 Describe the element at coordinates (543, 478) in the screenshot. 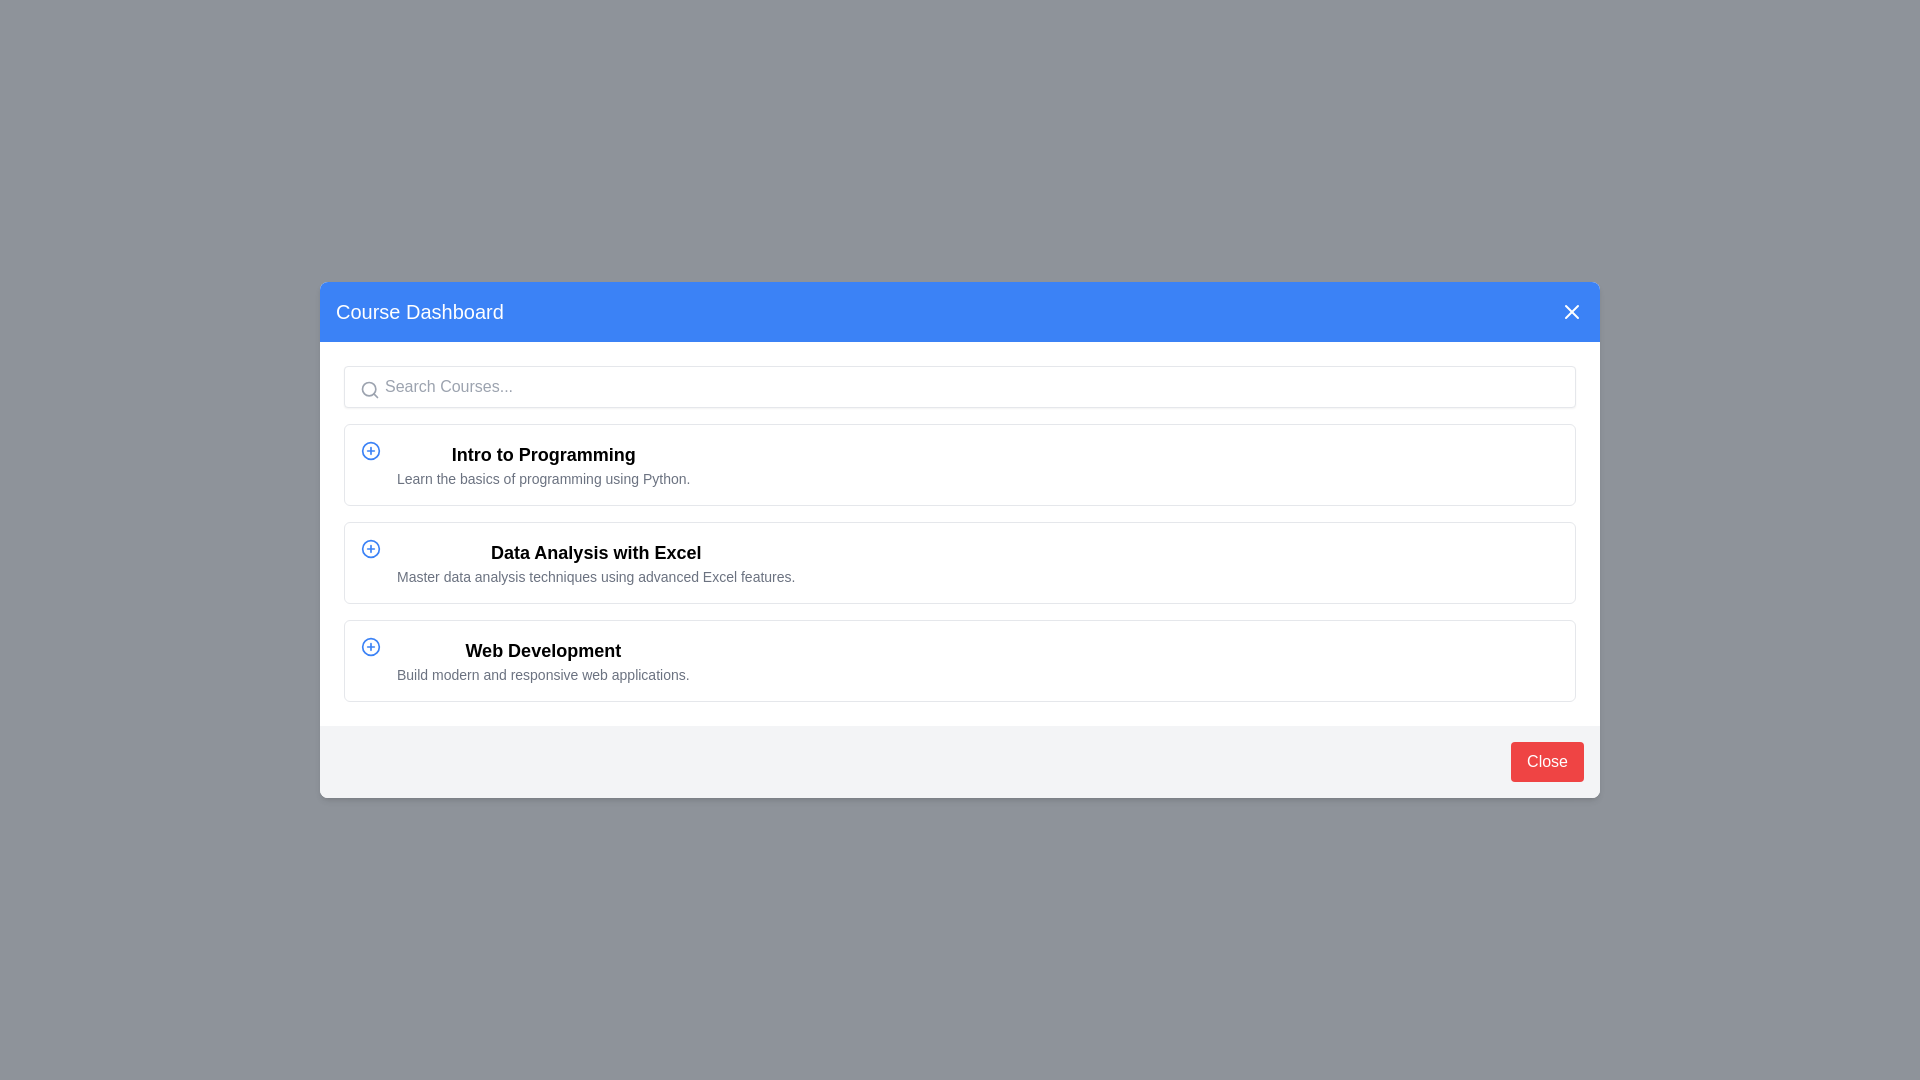

I see `the subtitle text 'Learn the basics of programming using Python.' which is styled in a smaller, gray font and located beneath the bold title 'Intro to Programming.'` at that location.